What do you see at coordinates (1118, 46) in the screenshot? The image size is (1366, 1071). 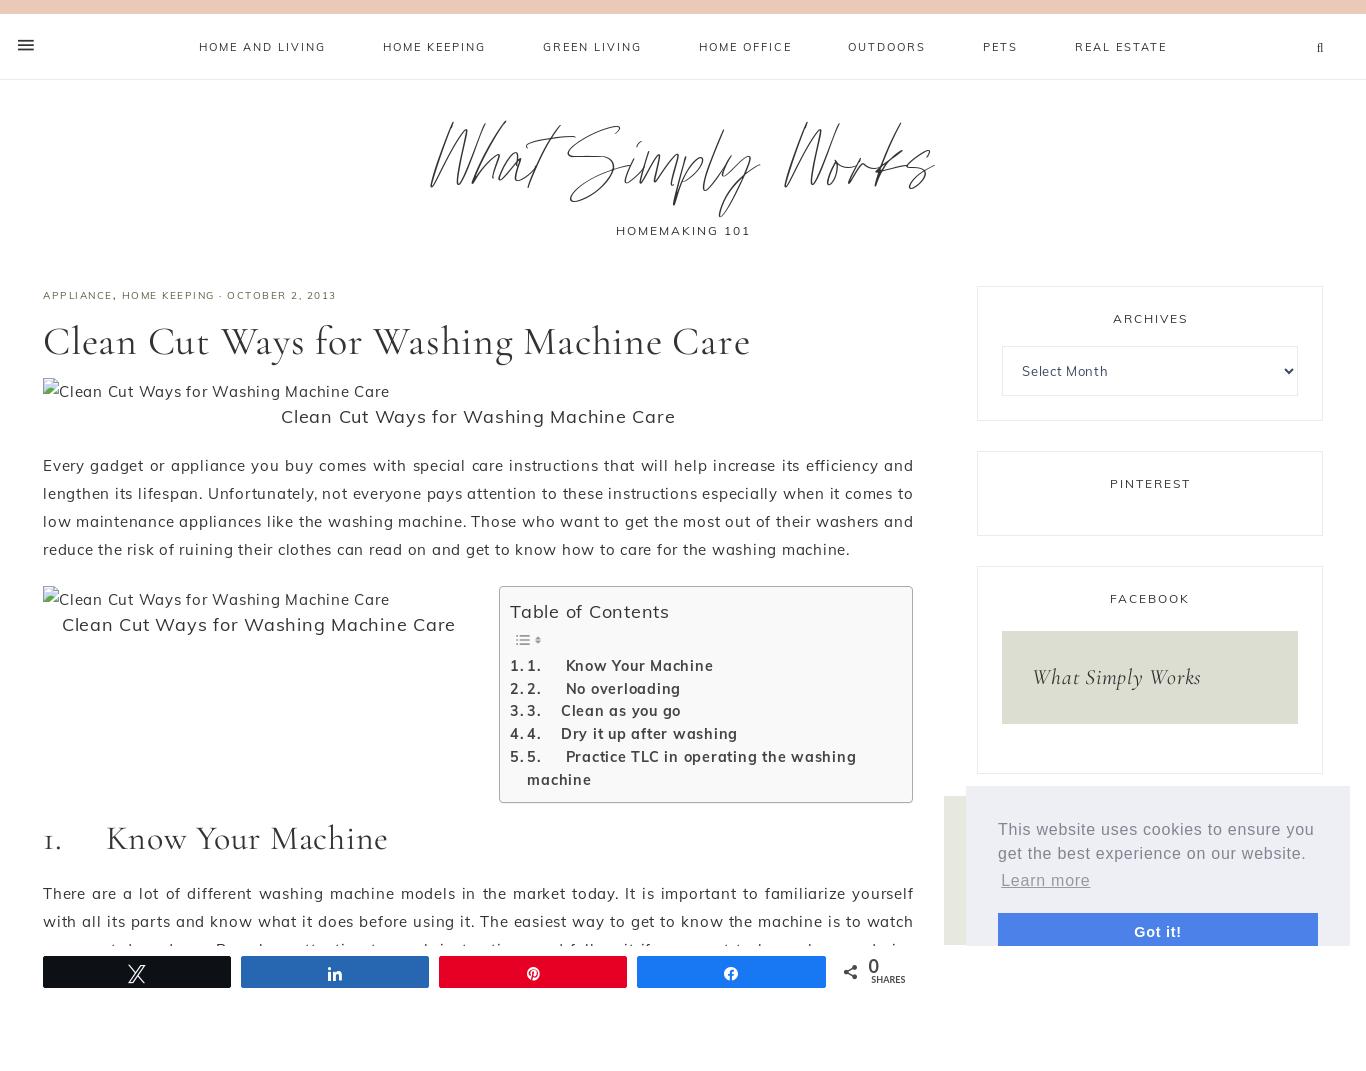 I see `'Real Estate'` at bounding box center [1118, 46].